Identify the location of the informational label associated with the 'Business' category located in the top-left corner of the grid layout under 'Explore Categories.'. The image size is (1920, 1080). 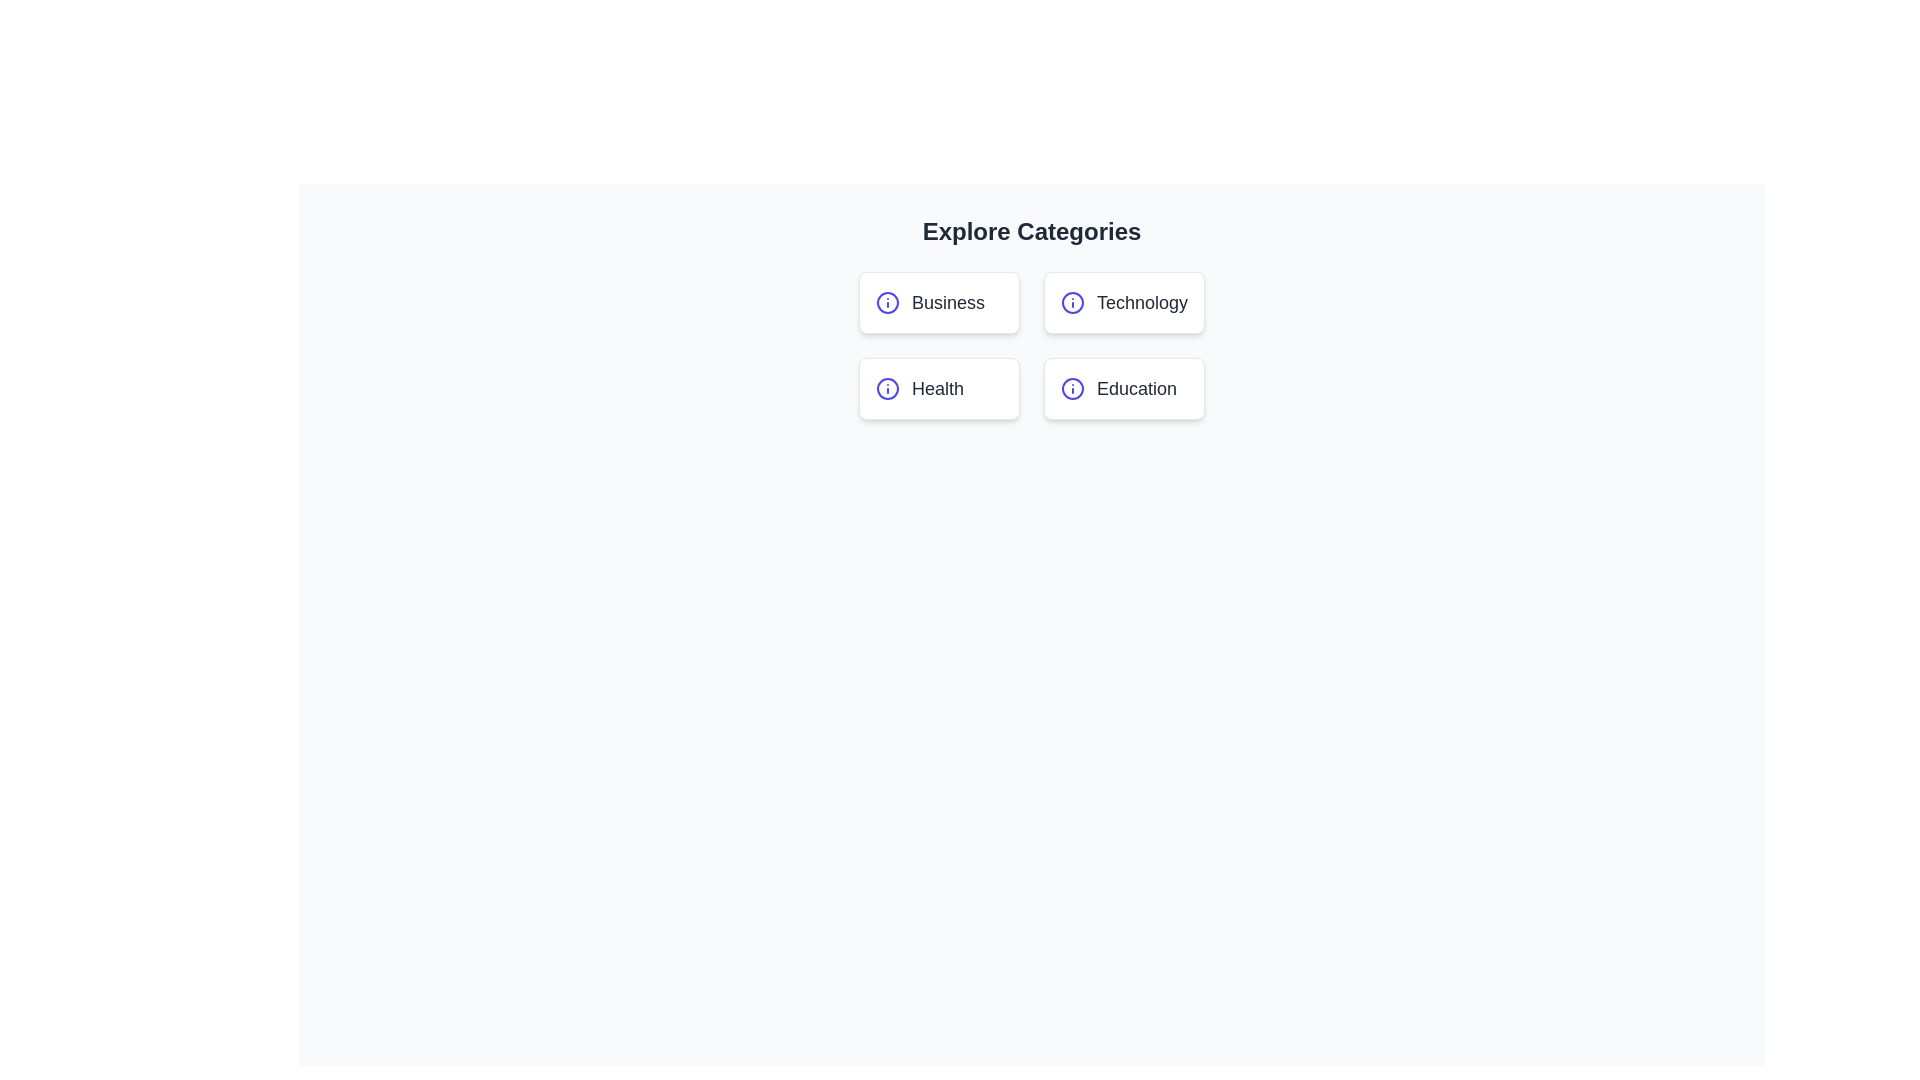
(938, 303).